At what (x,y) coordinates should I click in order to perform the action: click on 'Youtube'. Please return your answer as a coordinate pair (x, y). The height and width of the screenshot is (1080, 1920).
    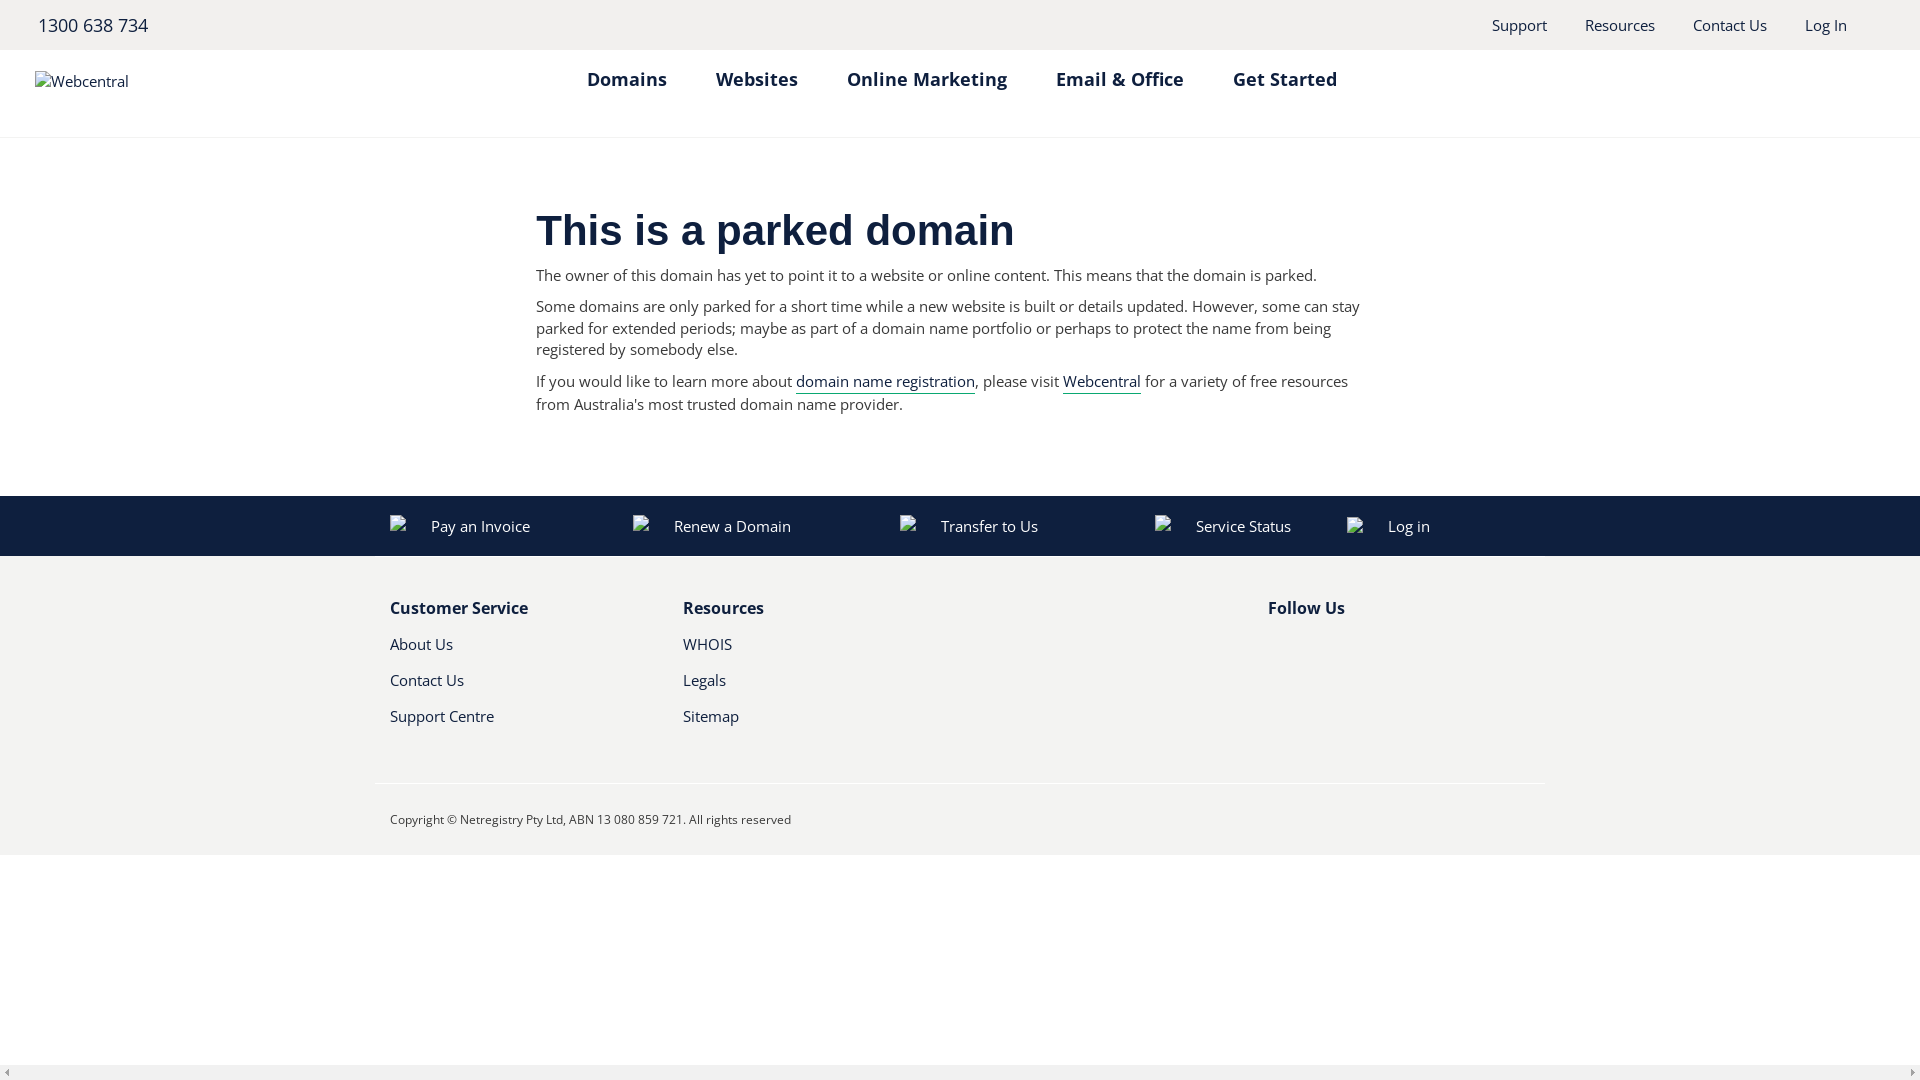
    Looking at the image, I should click on (1344, 652).